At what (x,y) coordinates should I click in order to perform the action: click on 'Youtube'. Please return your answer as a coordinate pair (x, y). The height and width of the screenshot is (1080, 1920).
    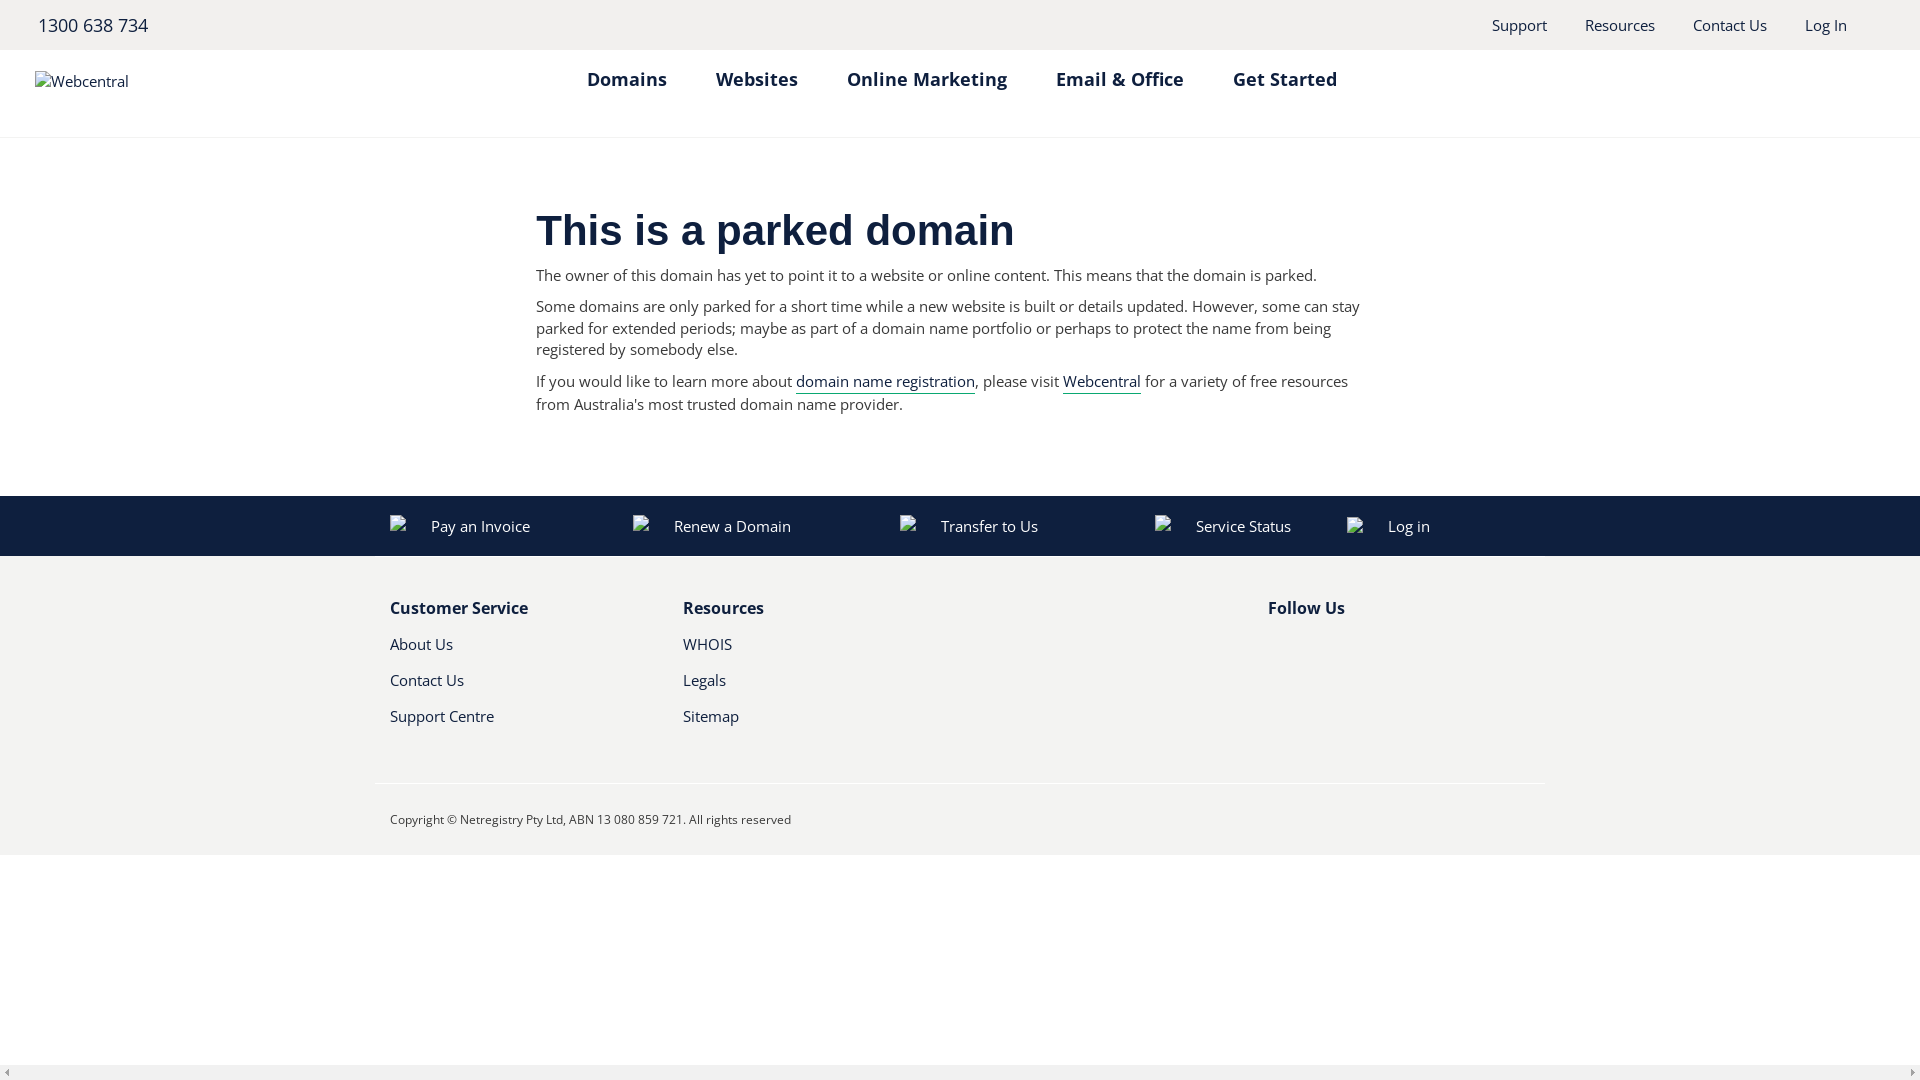
    Looking at the image, I should click on (1344, 652).